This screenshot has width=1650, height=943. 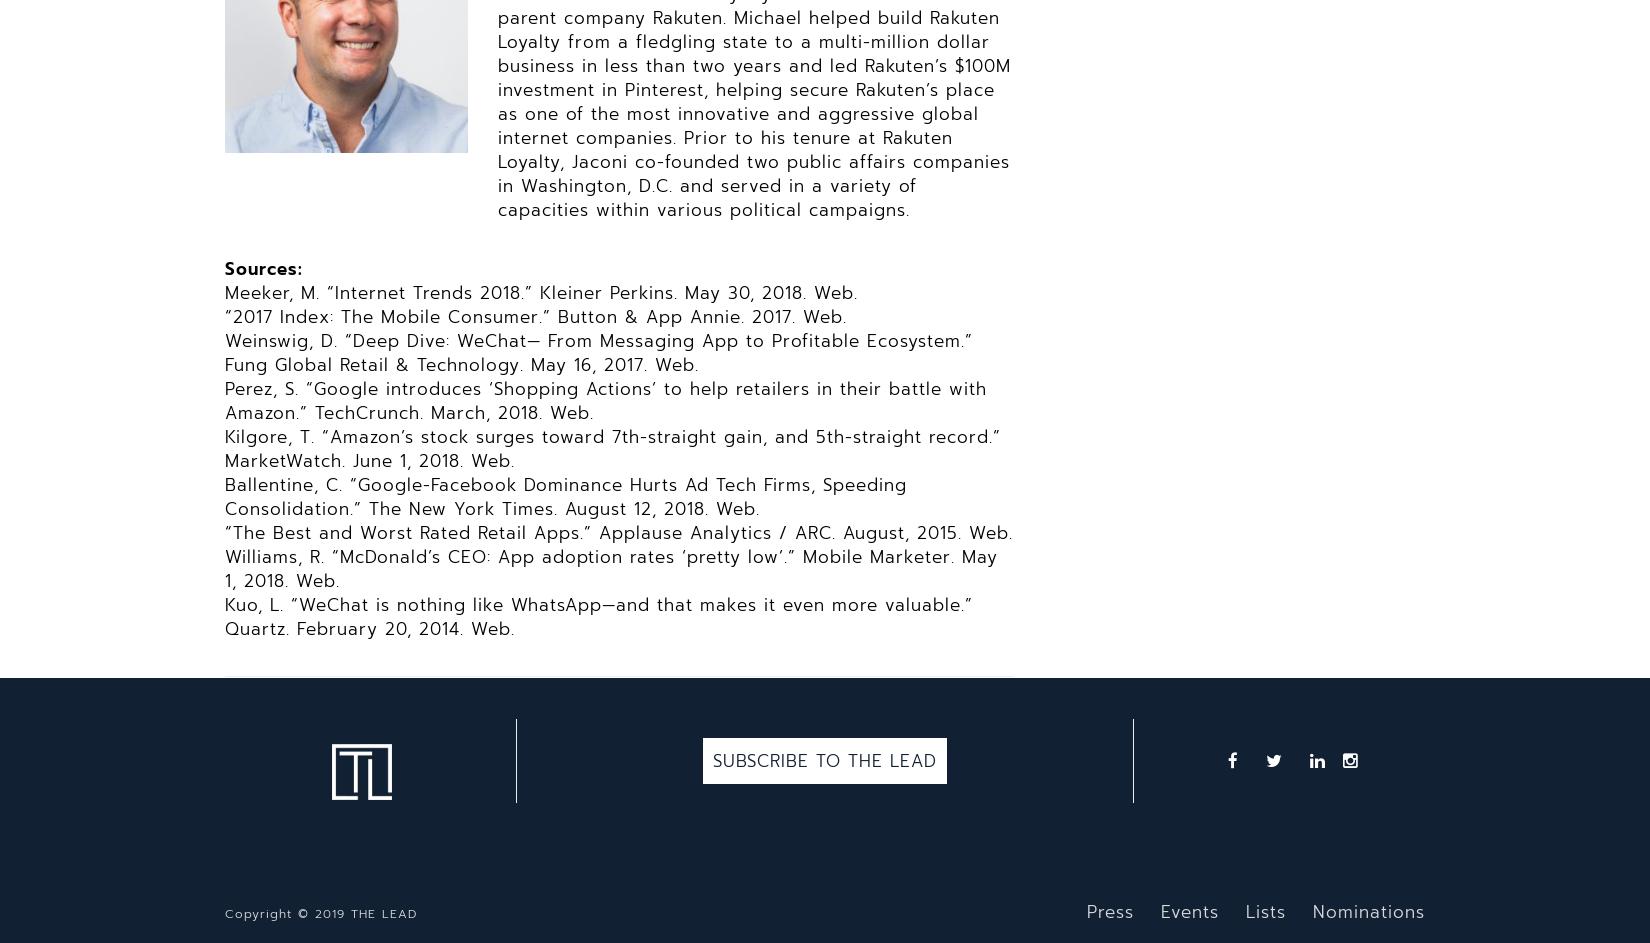 What do you see at coordinates (320, 912) in the screenshot?
I see `'Copyright © 2019 THE LEAD'` at bounding box center [320, 912].